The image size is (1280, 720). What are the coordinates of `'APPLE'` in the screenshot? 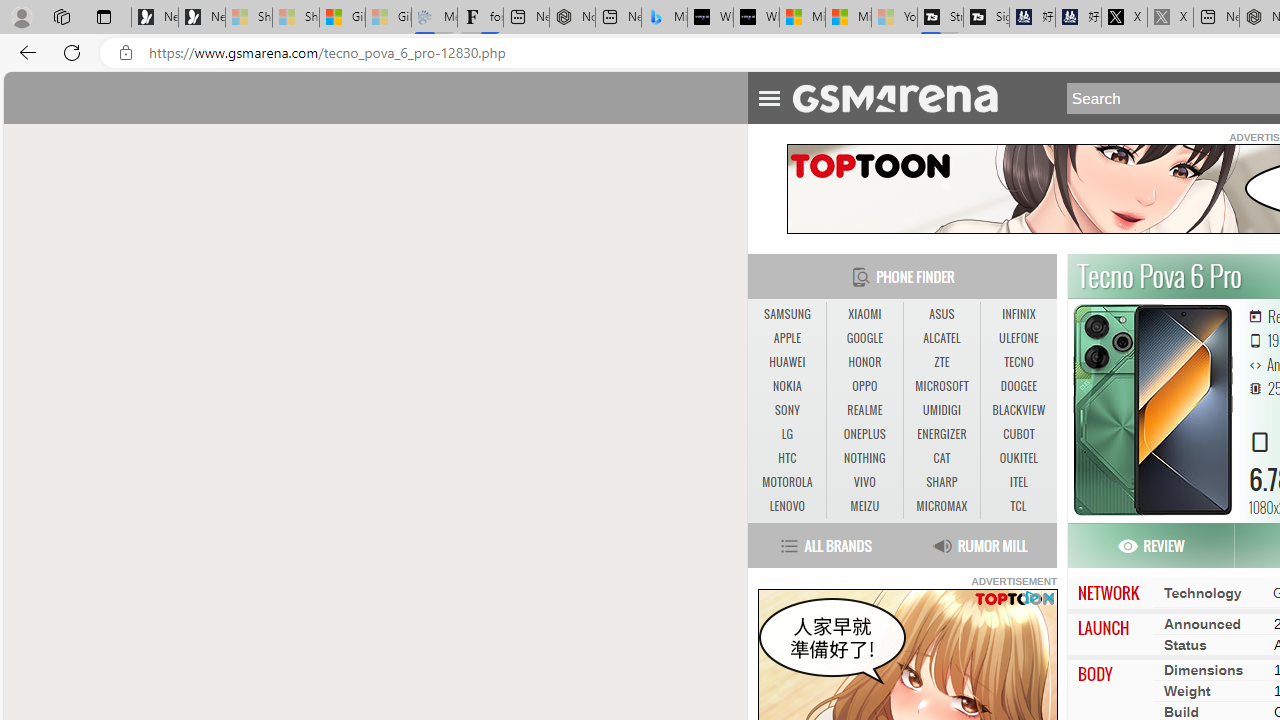 It's located at (786, 338).